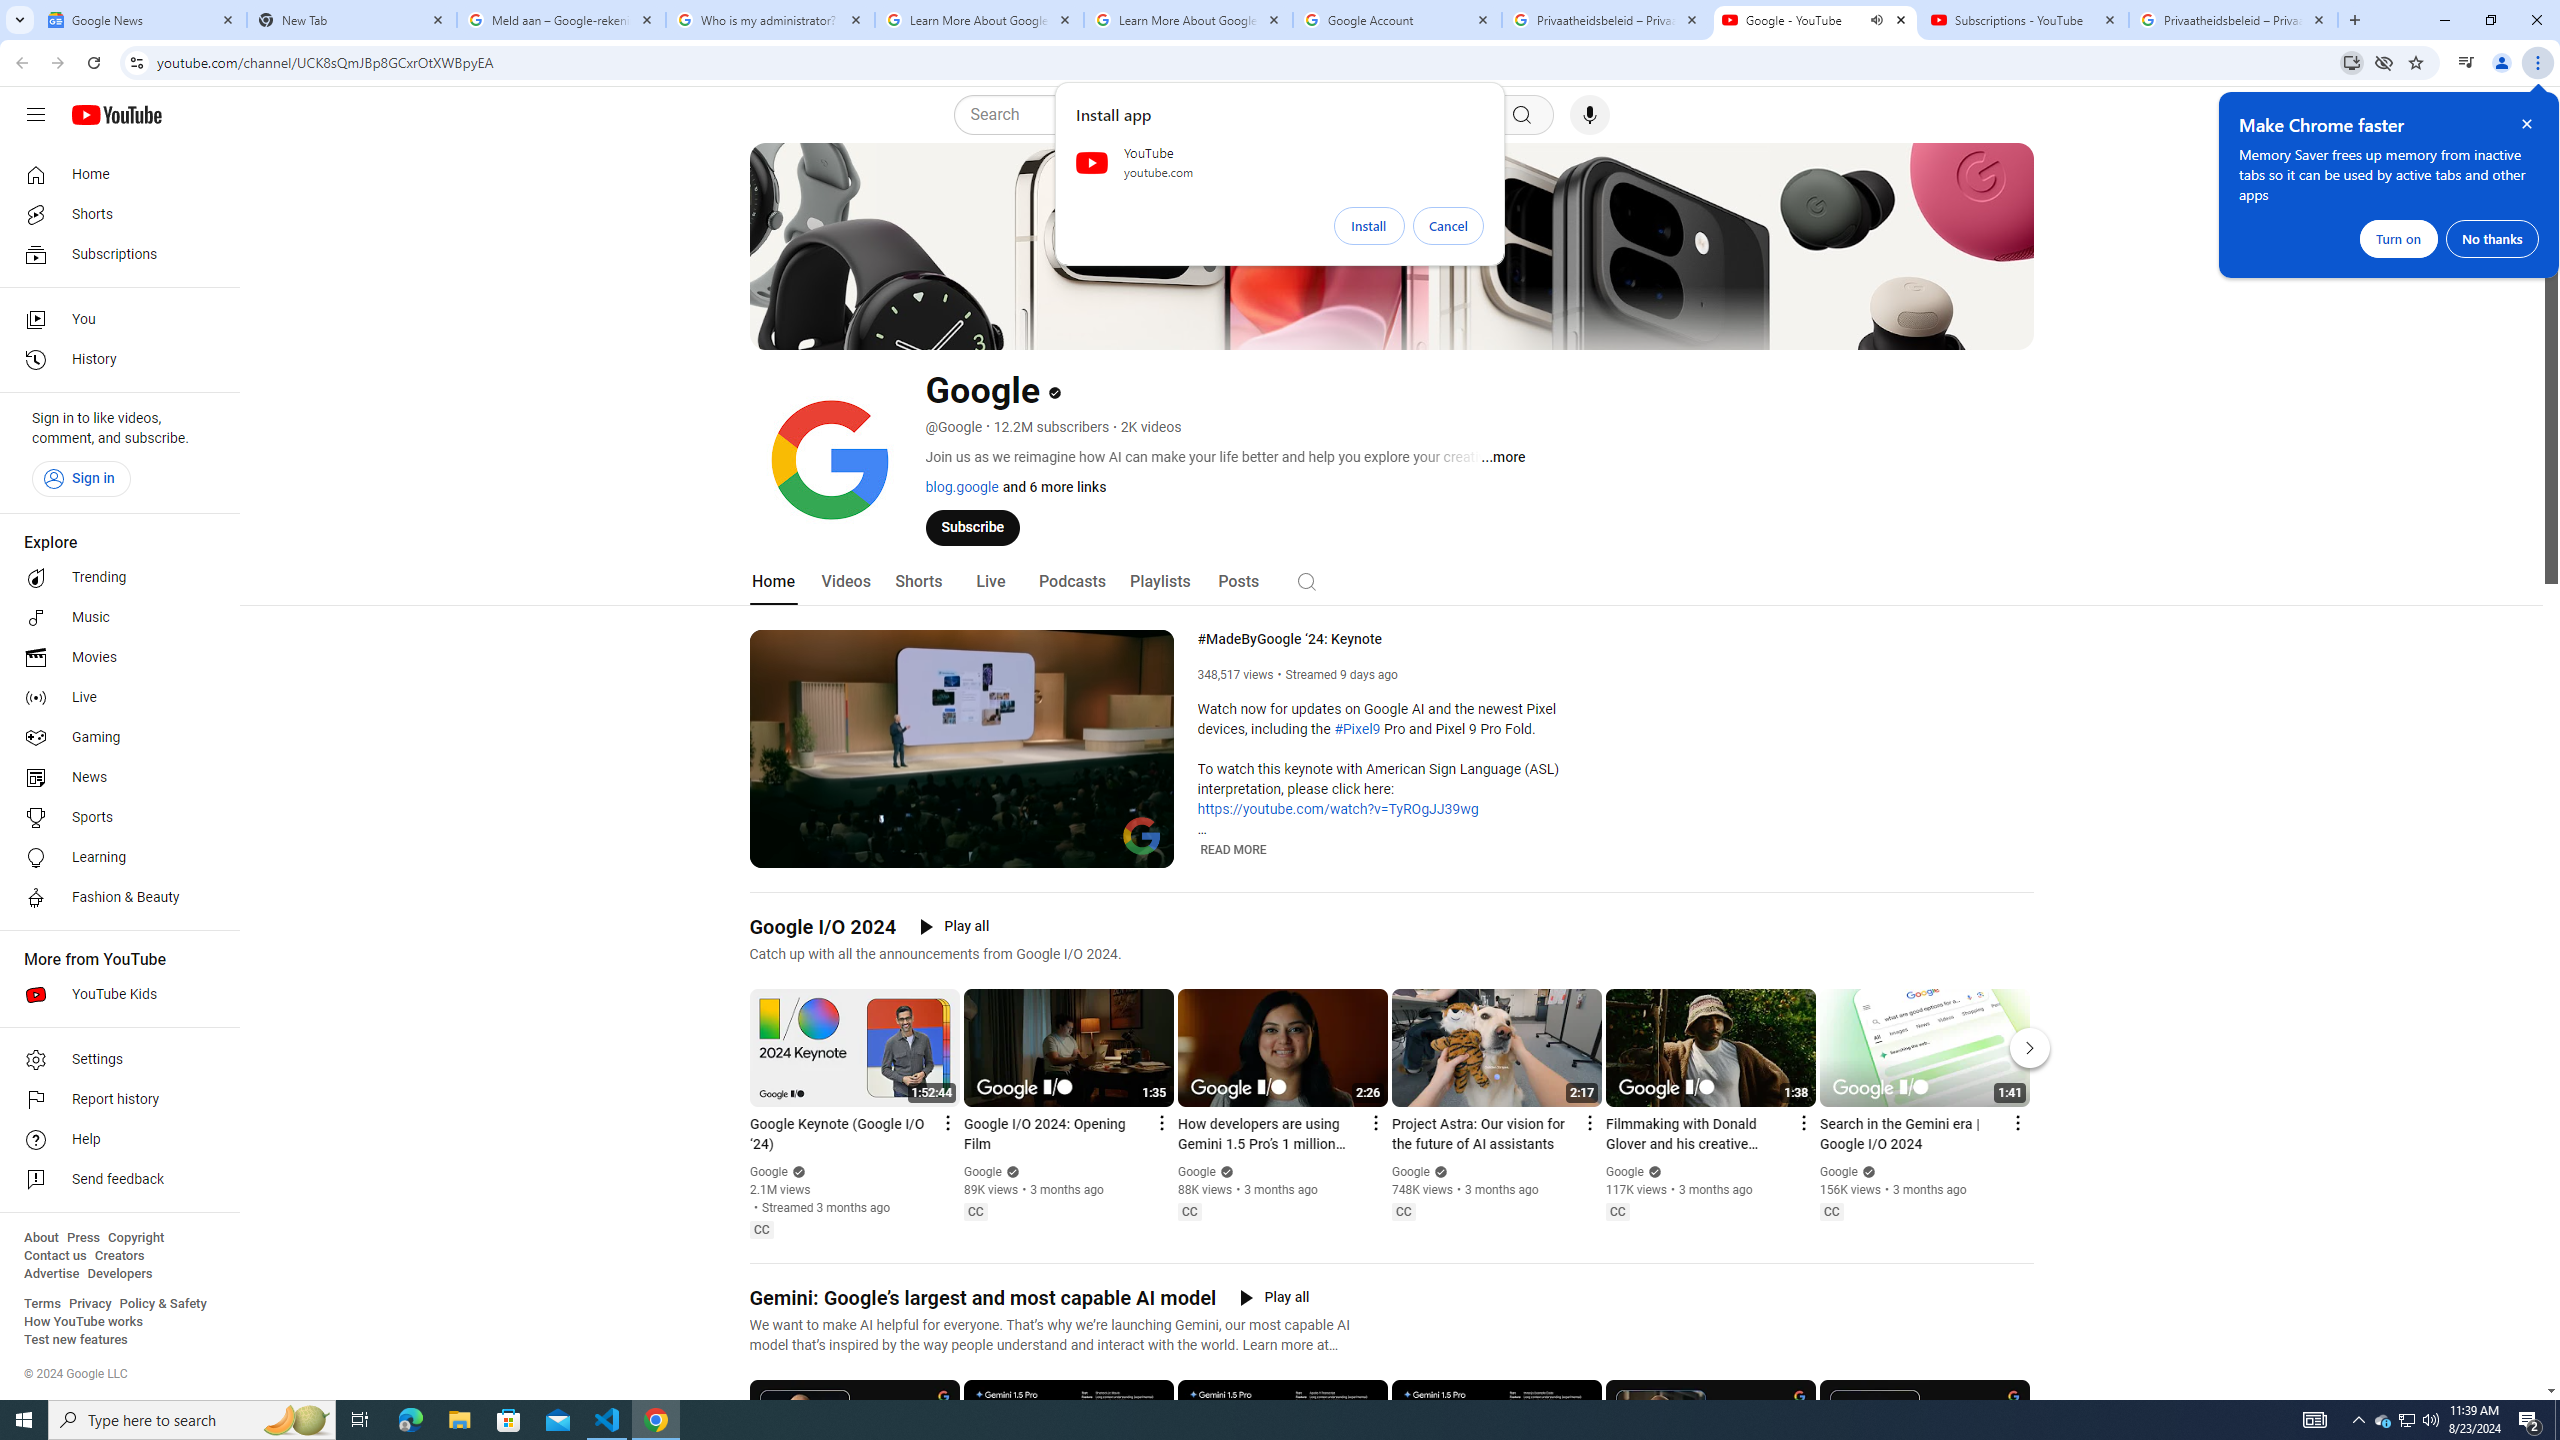 The height and width of the screenshot is (1440, 2560). Describe the element at coordinates (115, 114) in the screenshot. I see `'YouTube Home'` at that location.